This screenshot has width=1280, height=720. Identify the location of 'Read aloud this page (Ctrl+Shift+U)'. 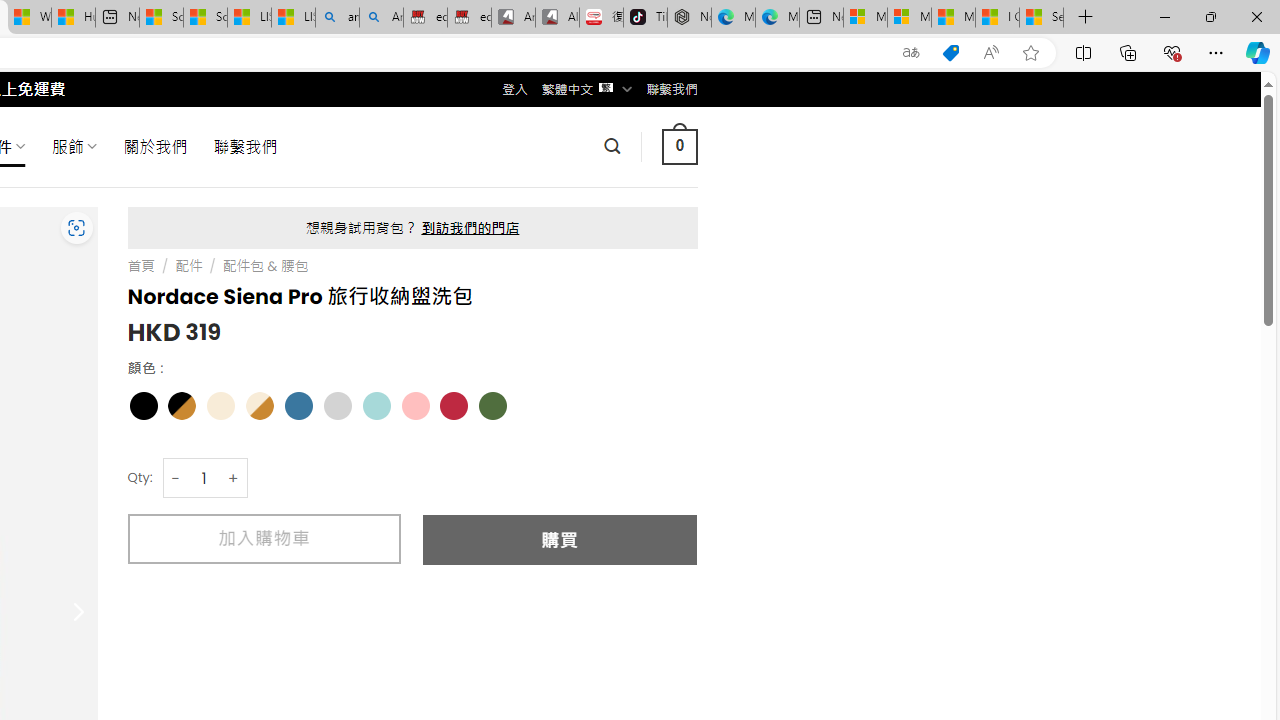
(991, 52).